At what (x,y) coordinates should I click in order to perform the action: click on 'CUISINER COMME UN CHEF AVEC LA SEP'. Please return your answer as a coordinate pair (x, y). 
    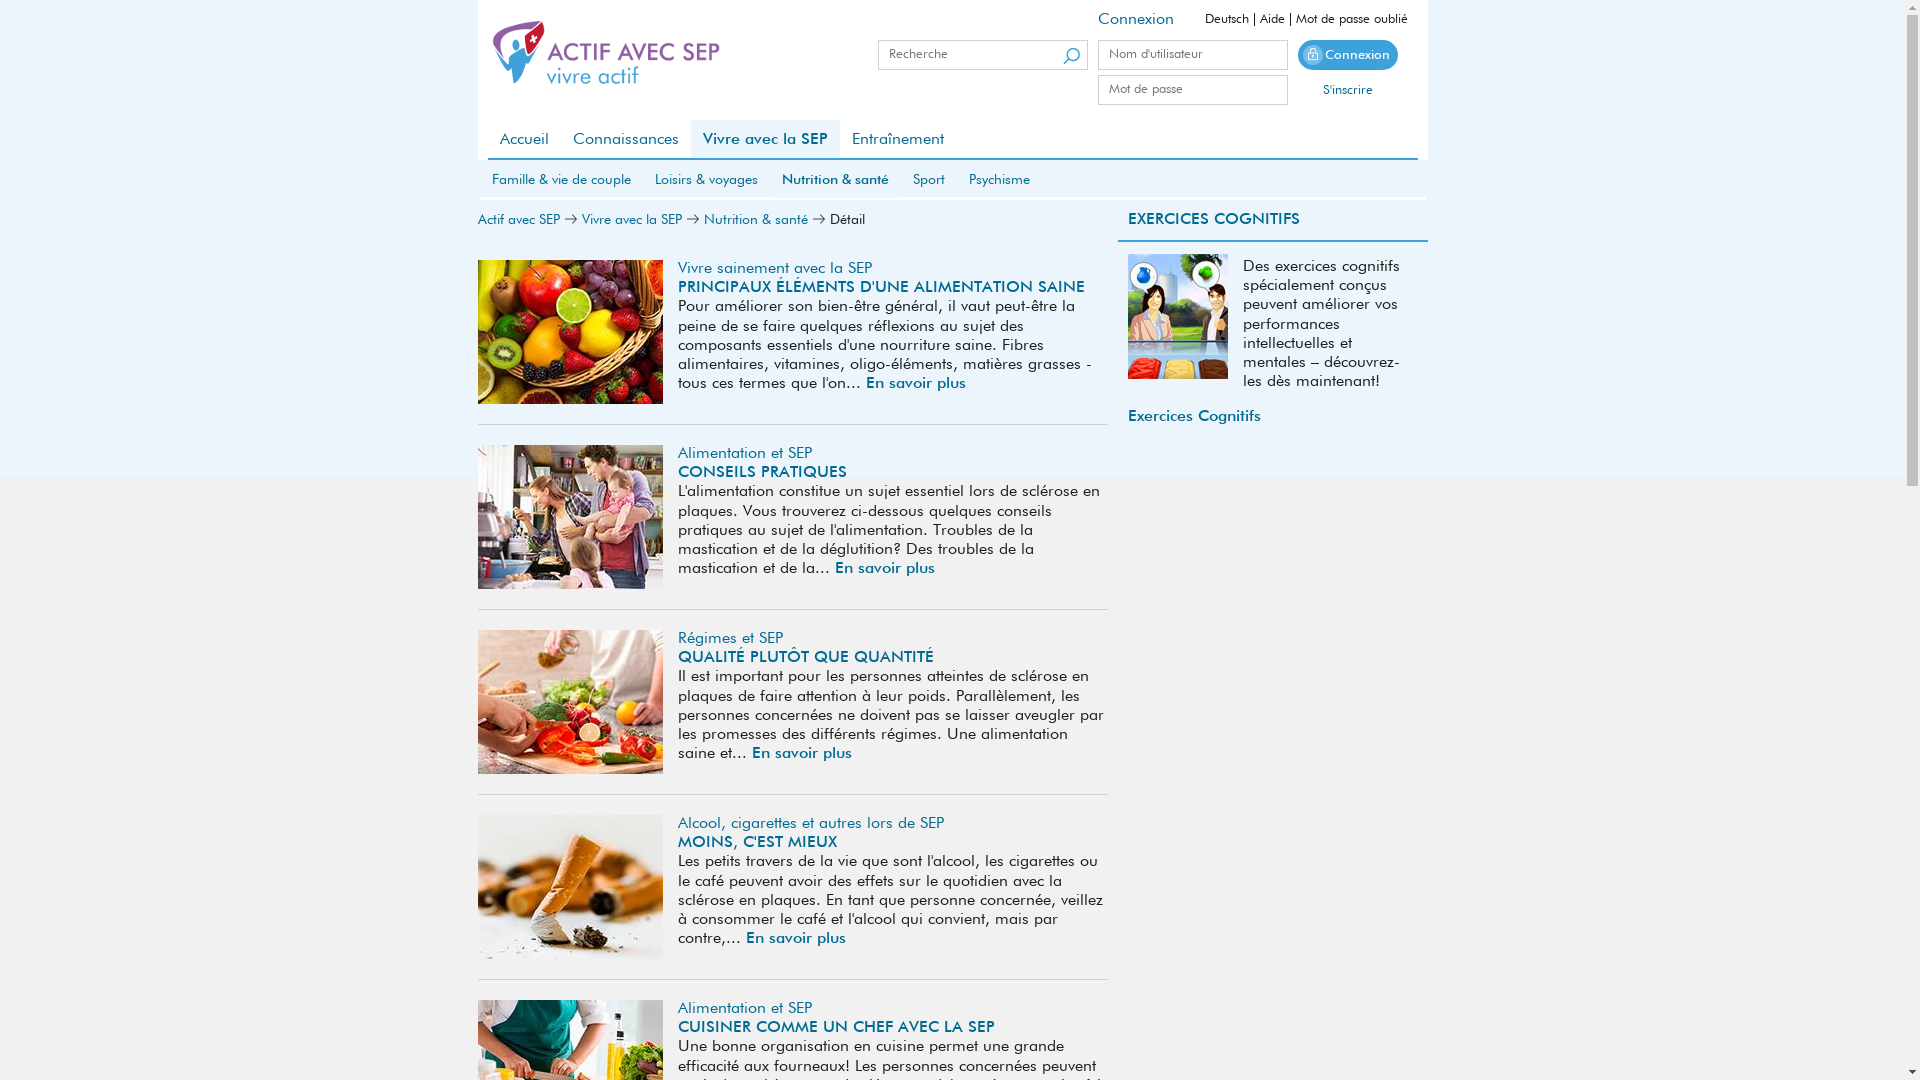
    Looking at the image, I should click on (836, 1028).